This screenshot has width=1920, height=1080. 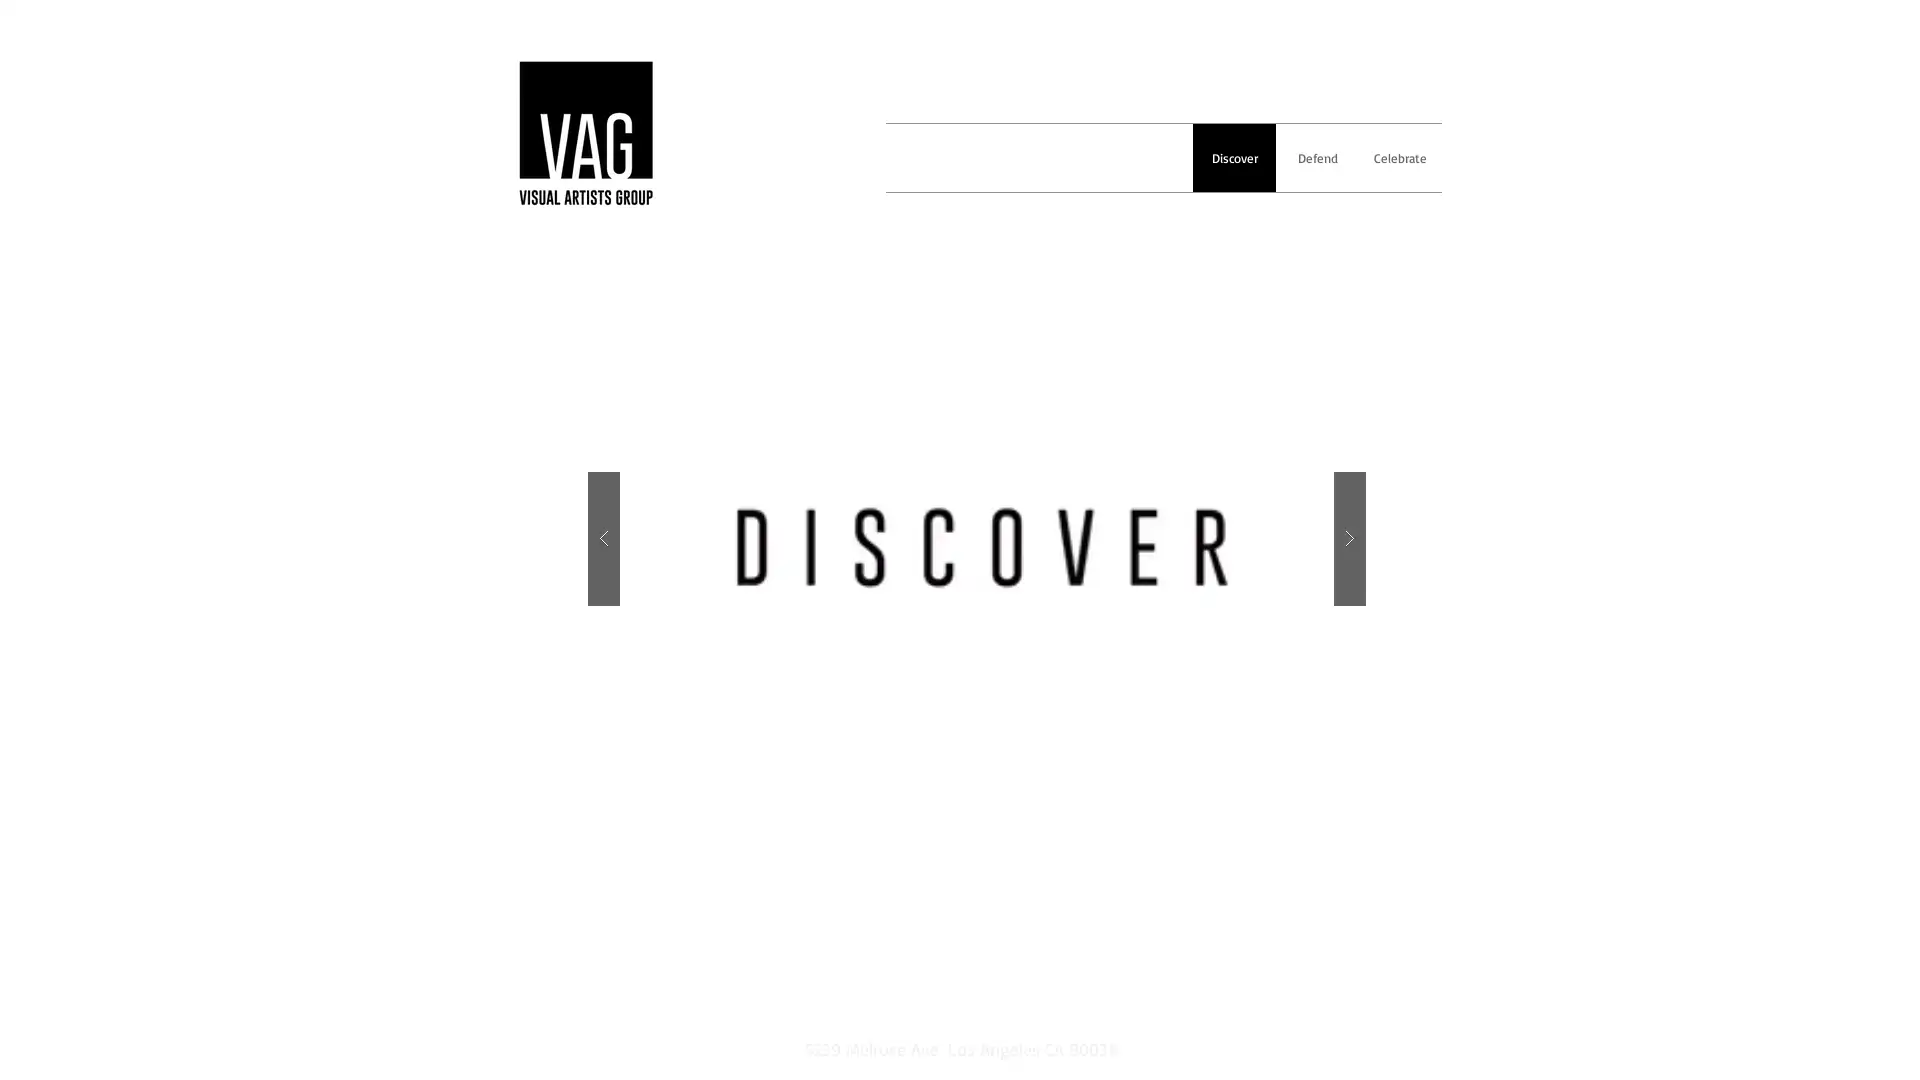 What do you see at coordinates (1349, 538) in the screenshot?
I see `next` at bounding box center [1349, 538].